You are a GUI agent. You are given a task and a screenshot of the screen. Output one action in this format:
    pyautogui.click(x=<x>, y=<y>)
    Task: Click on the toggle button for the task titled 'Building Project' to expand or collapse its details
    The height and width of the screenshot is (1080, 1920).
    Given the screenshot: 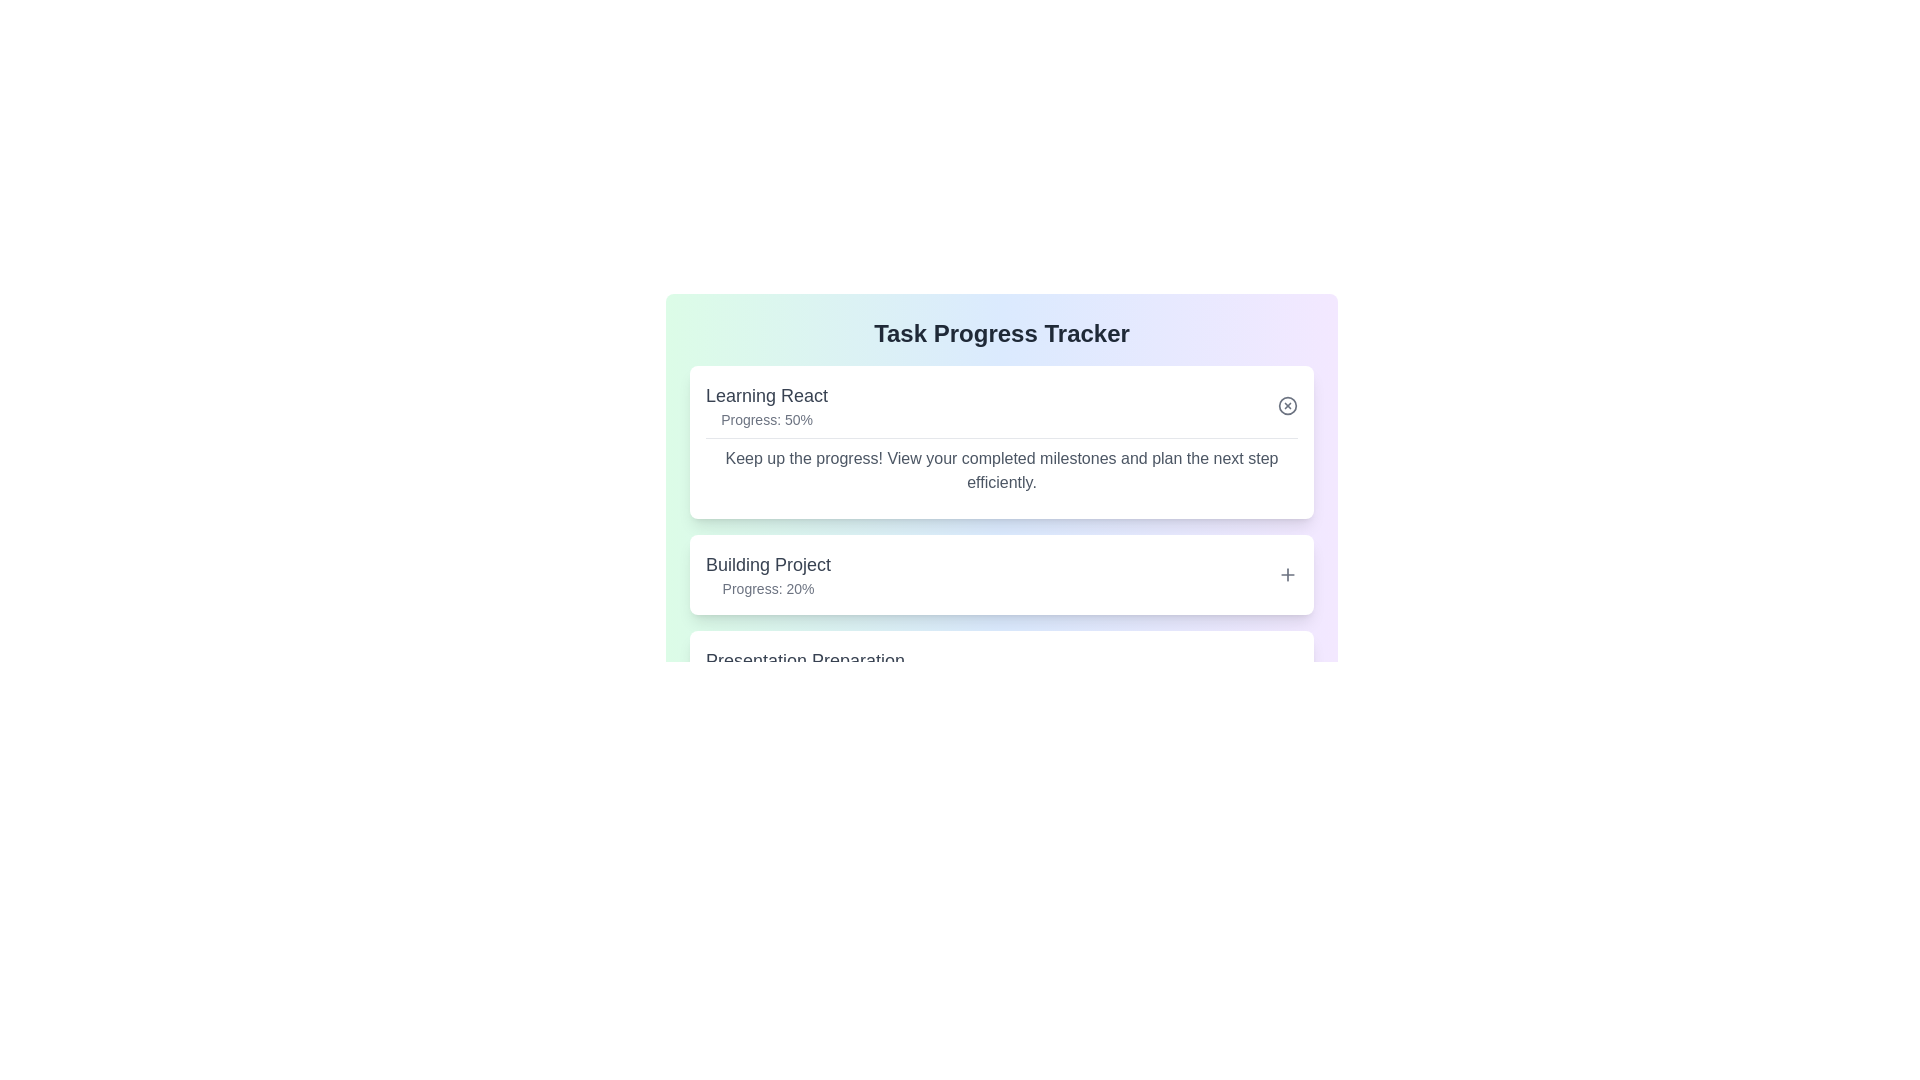 What is the action you would take?
    pyautogui.click(x=1287, y=574)
    